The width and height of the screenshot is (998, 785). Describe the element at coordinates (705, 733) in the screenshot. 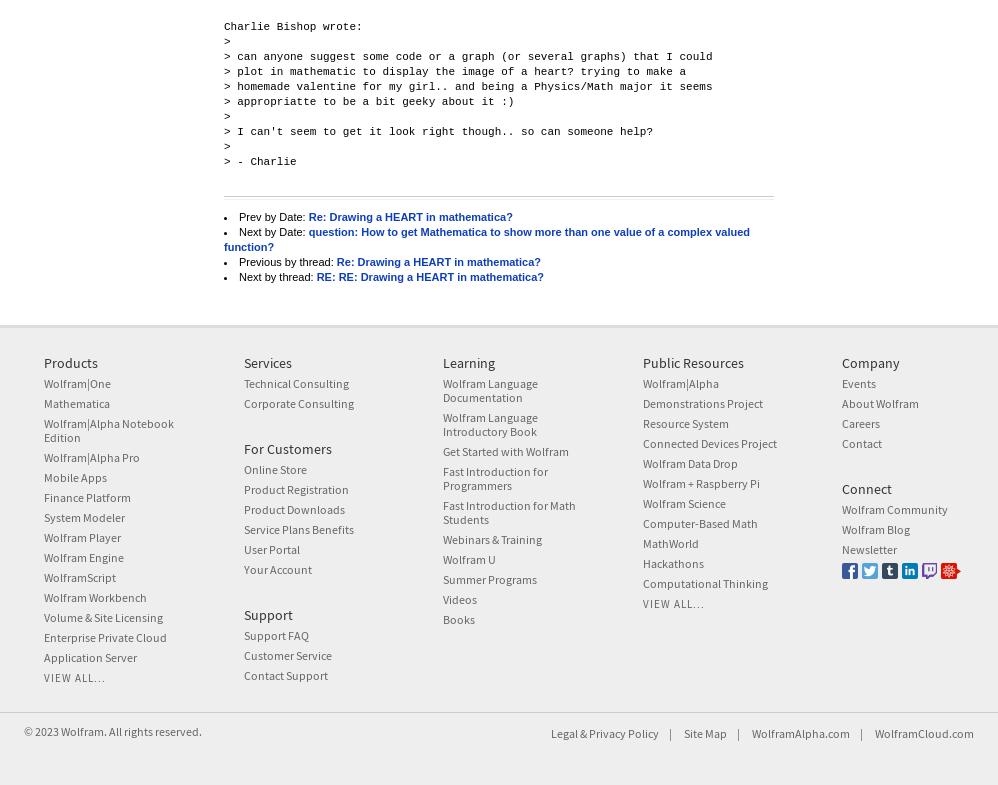

I see `'Site Map'` at that location.